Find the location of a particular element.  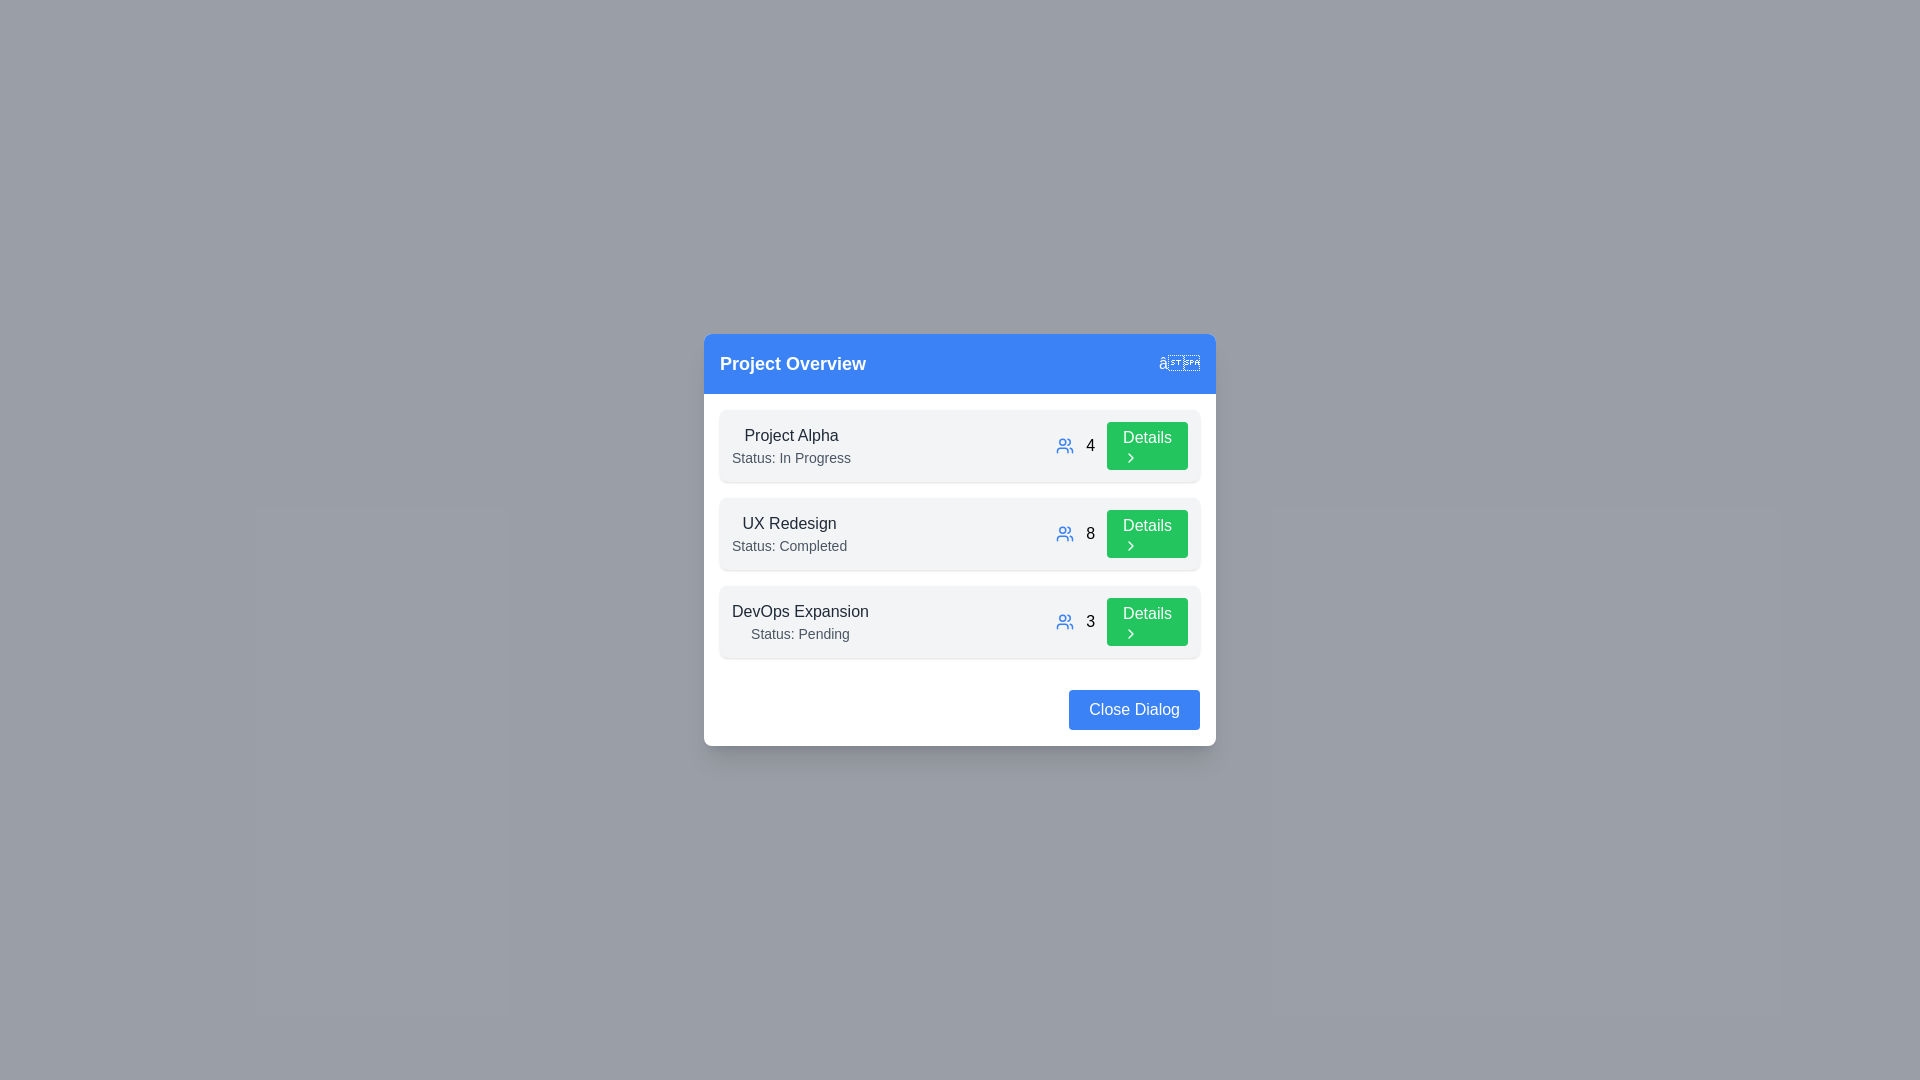

the 'Details' button for the project with ID 3 is located at coordinates (1147, 620).